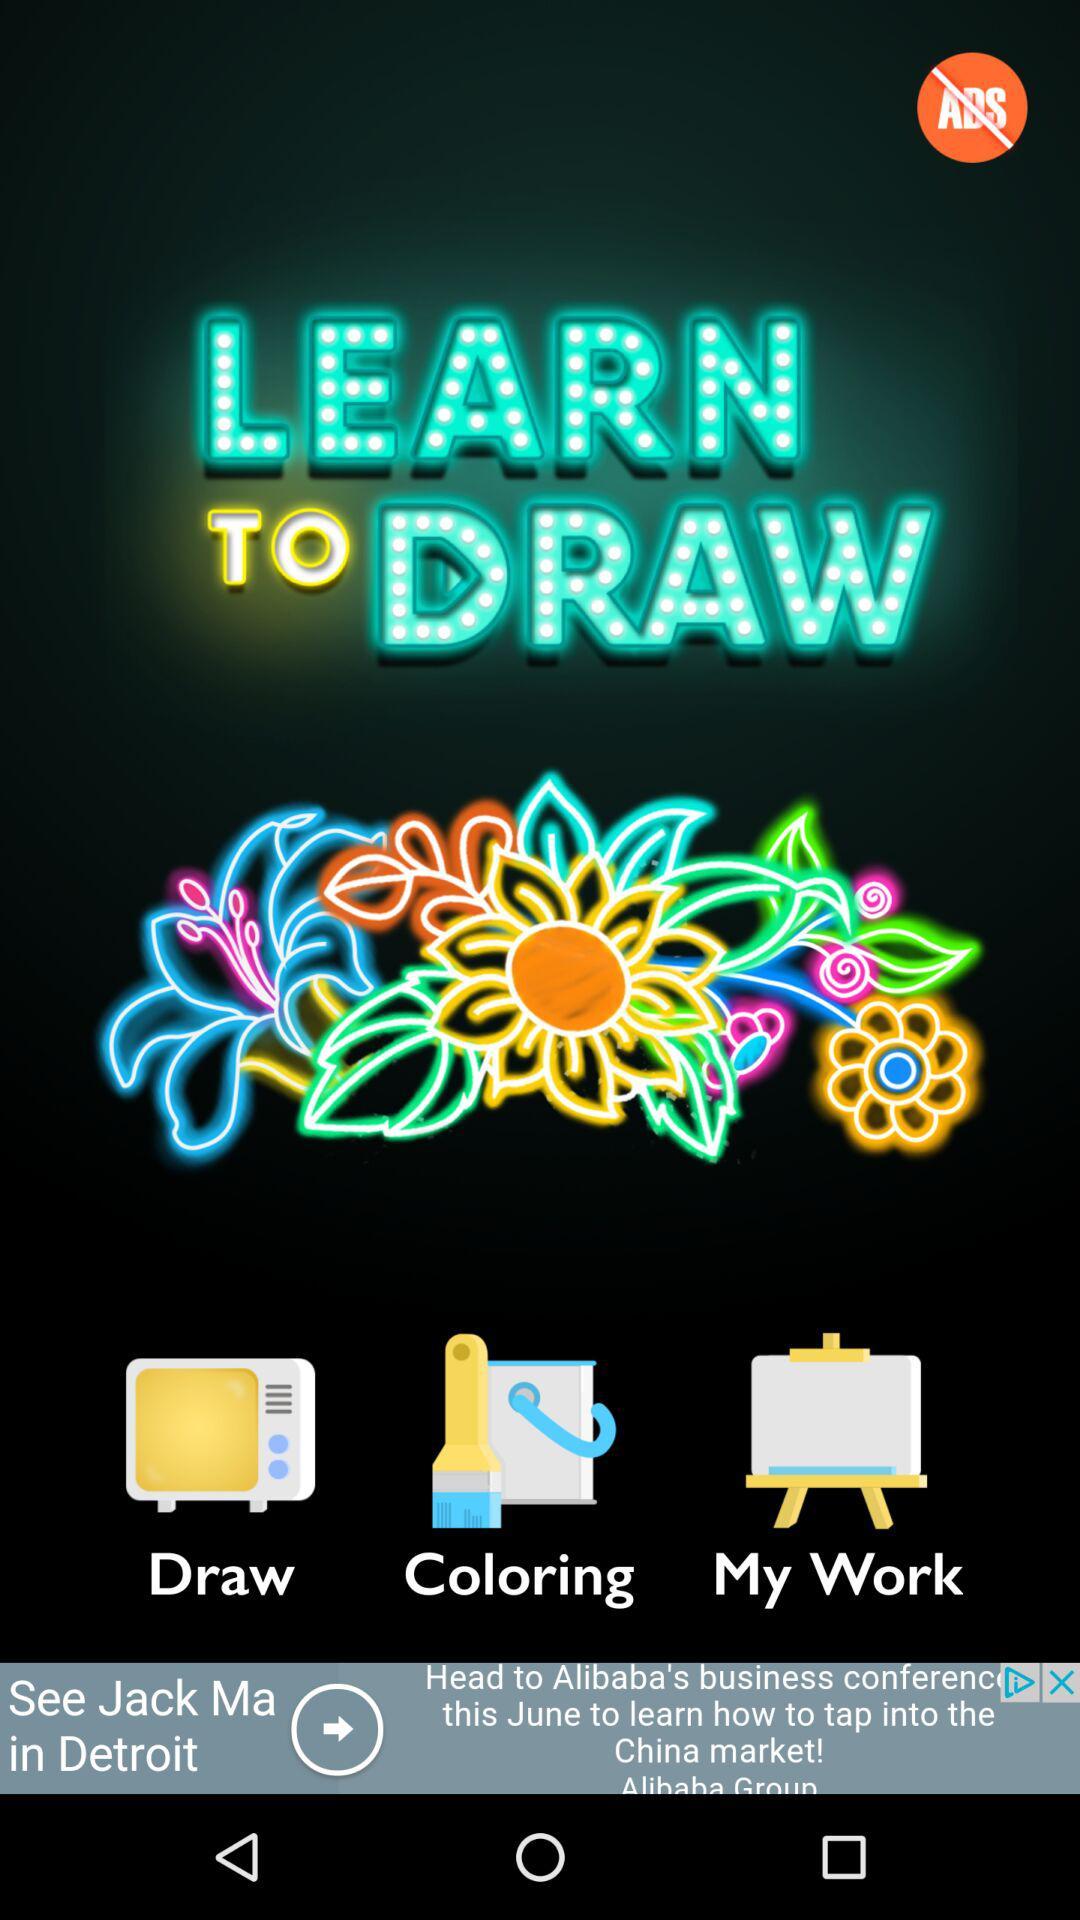 This screenshot has height=1920, width=1080. Describe the element at coordinates (220, 1430) in the screenshot. I see `the icon to the left of coloring` at that location.